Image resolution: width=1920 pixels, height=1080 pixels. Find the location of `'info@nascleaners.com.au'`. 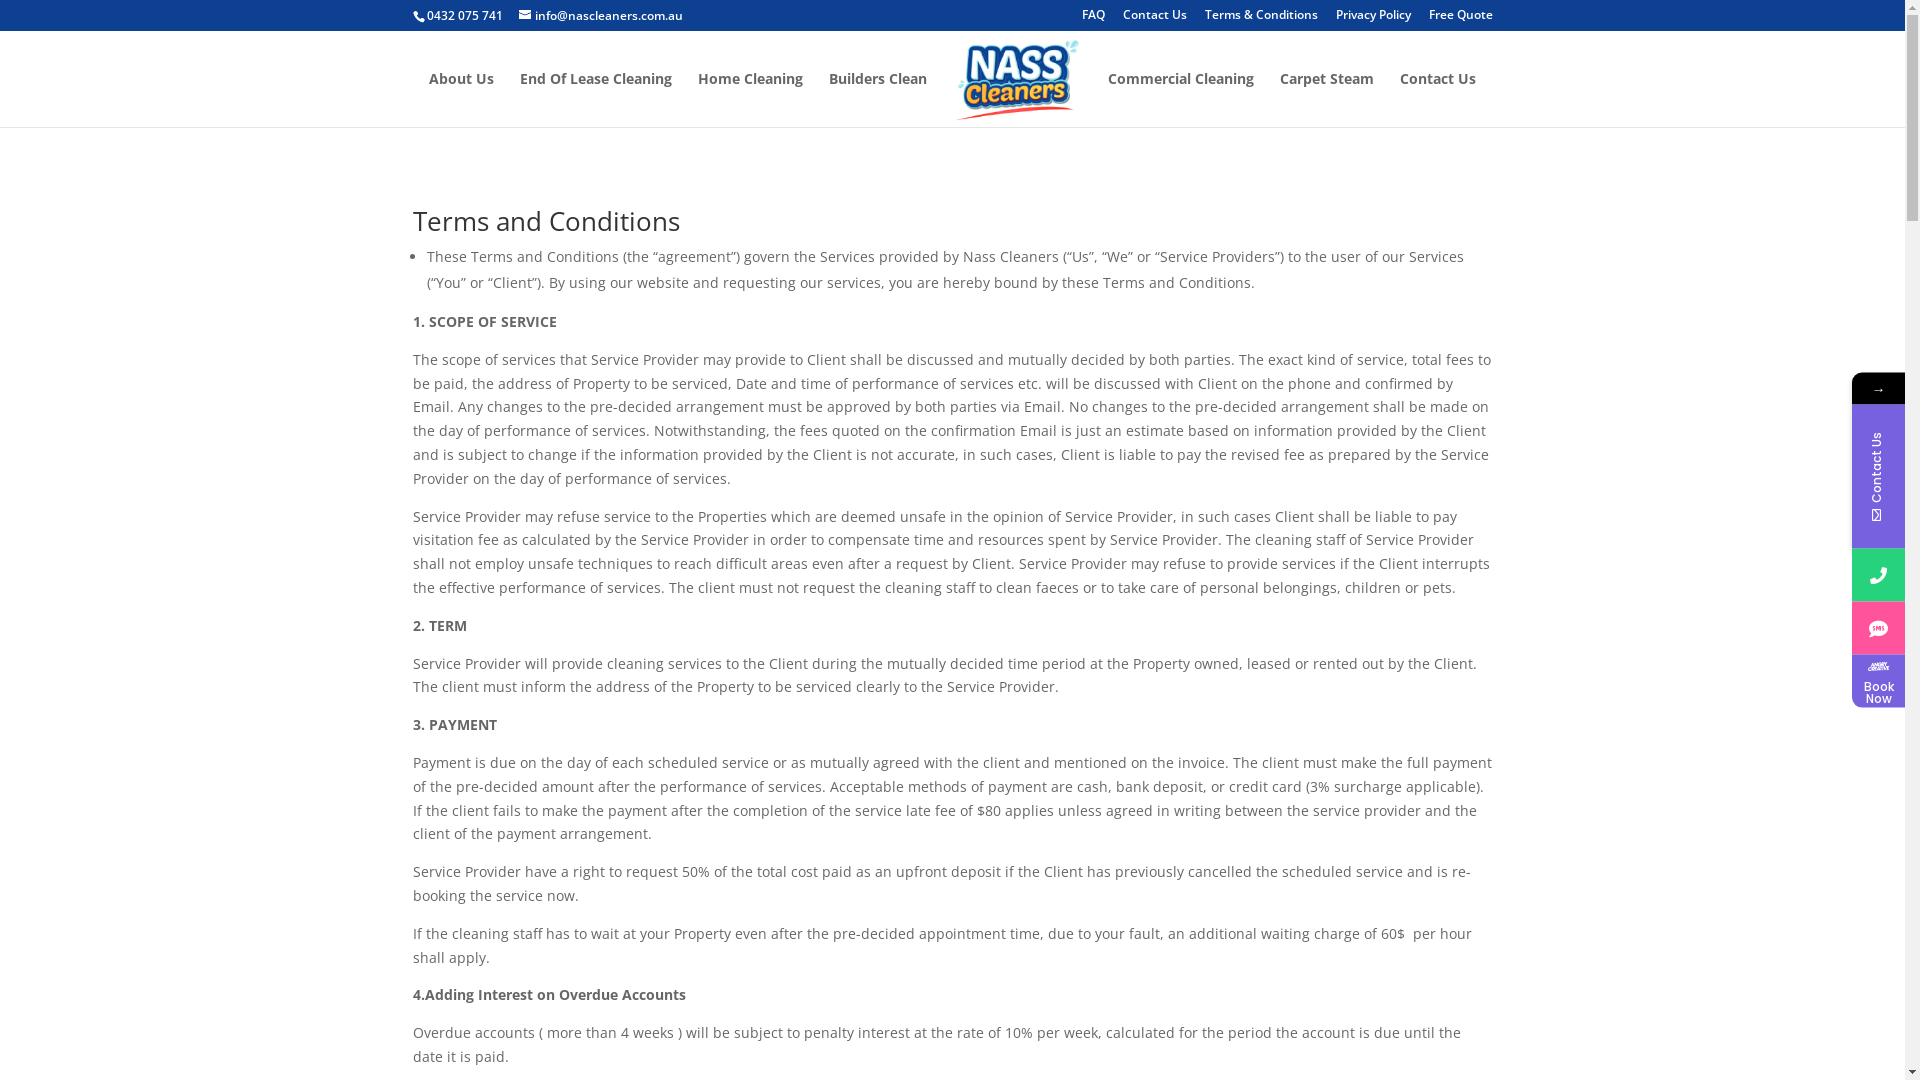

'info@nascleaners.com.au' is located at coordinates (599, 15).